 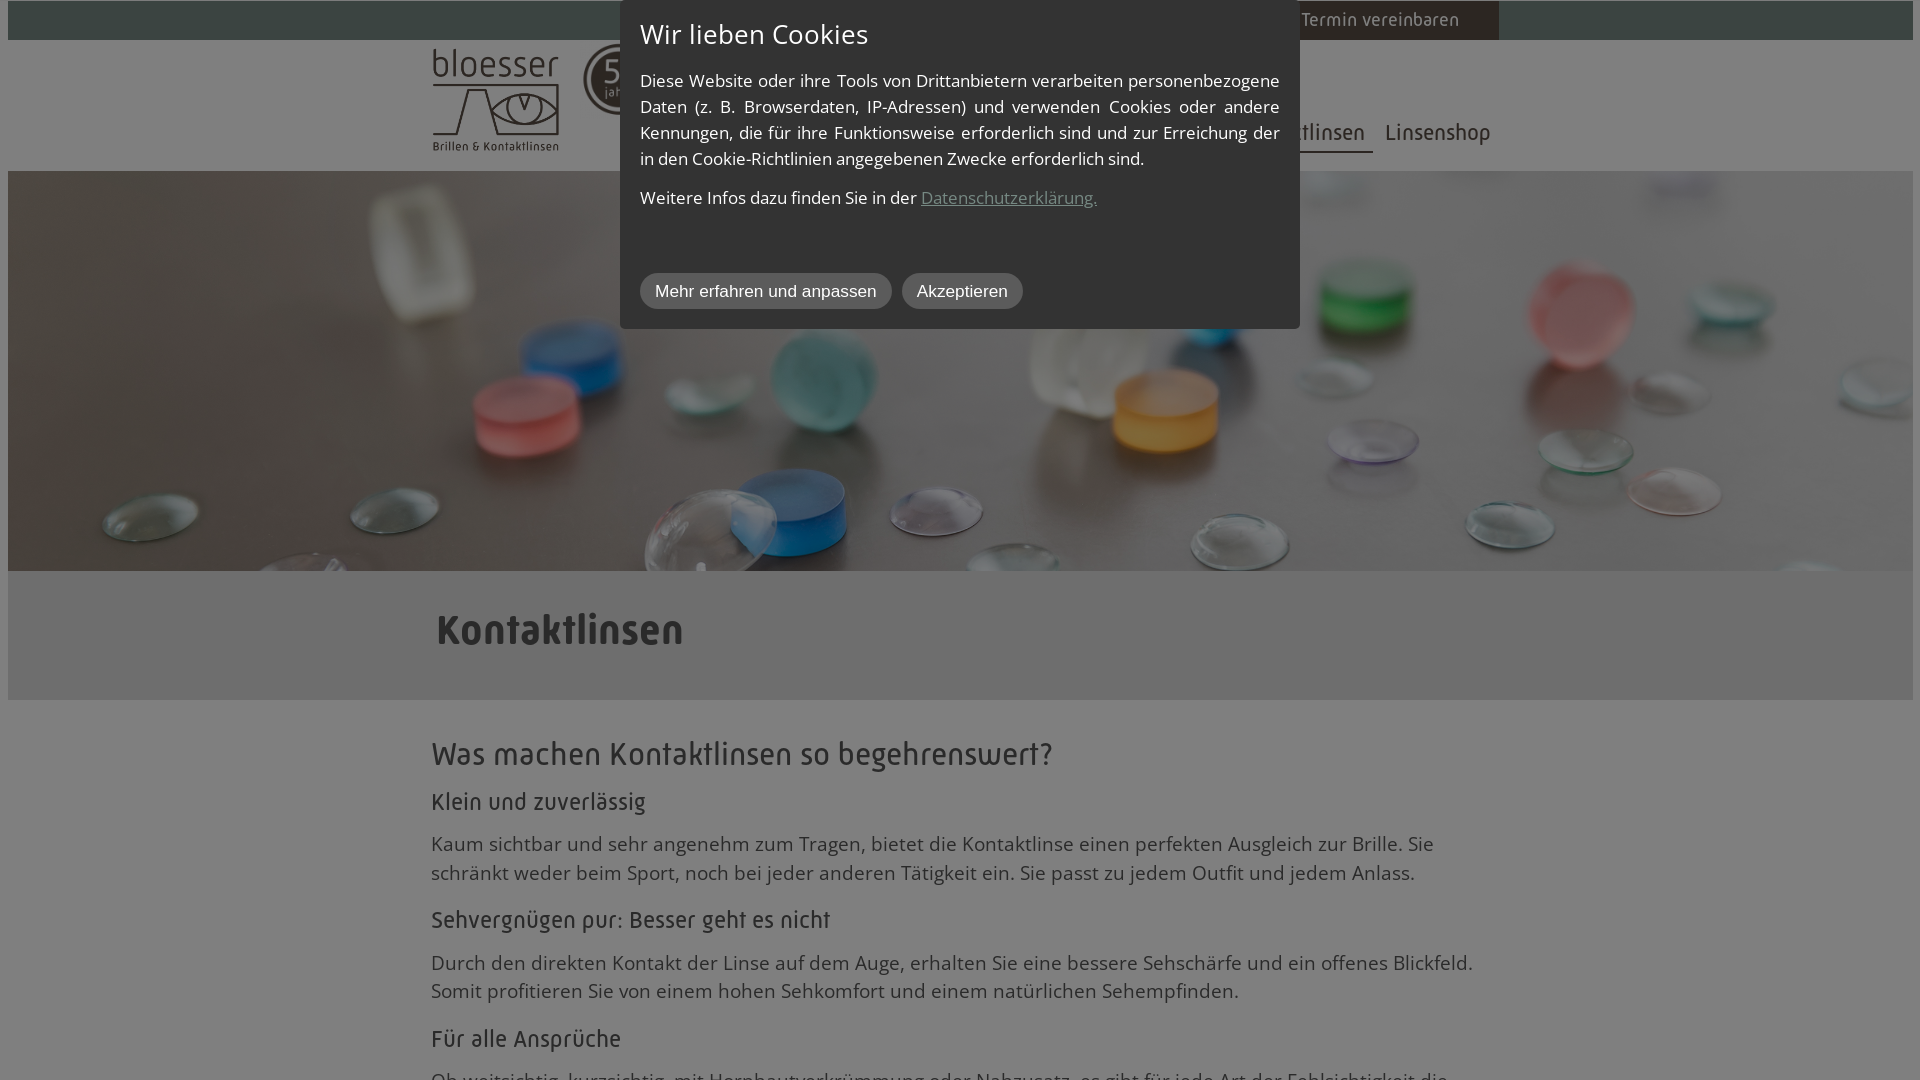 What do you see at coordinates (1379, 19) in the screenshot?
I see `'Termin vereinbaren'` at bounding box center [1379, 19].